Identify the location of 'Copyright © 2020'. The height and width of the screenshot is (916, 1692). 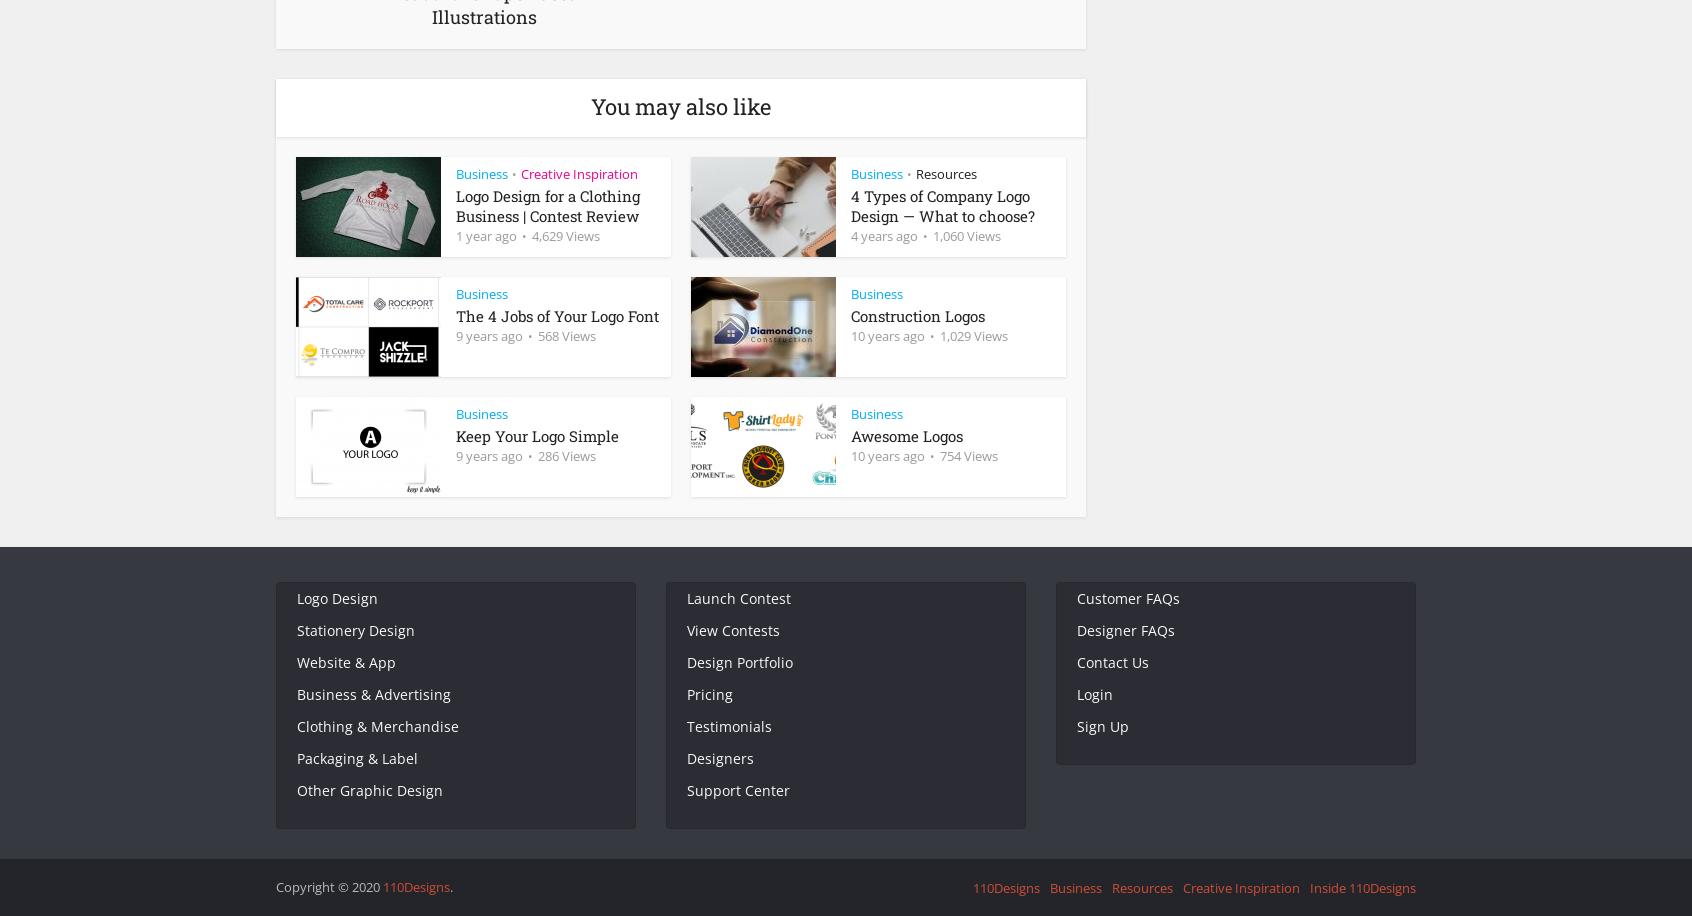
(328, 885).